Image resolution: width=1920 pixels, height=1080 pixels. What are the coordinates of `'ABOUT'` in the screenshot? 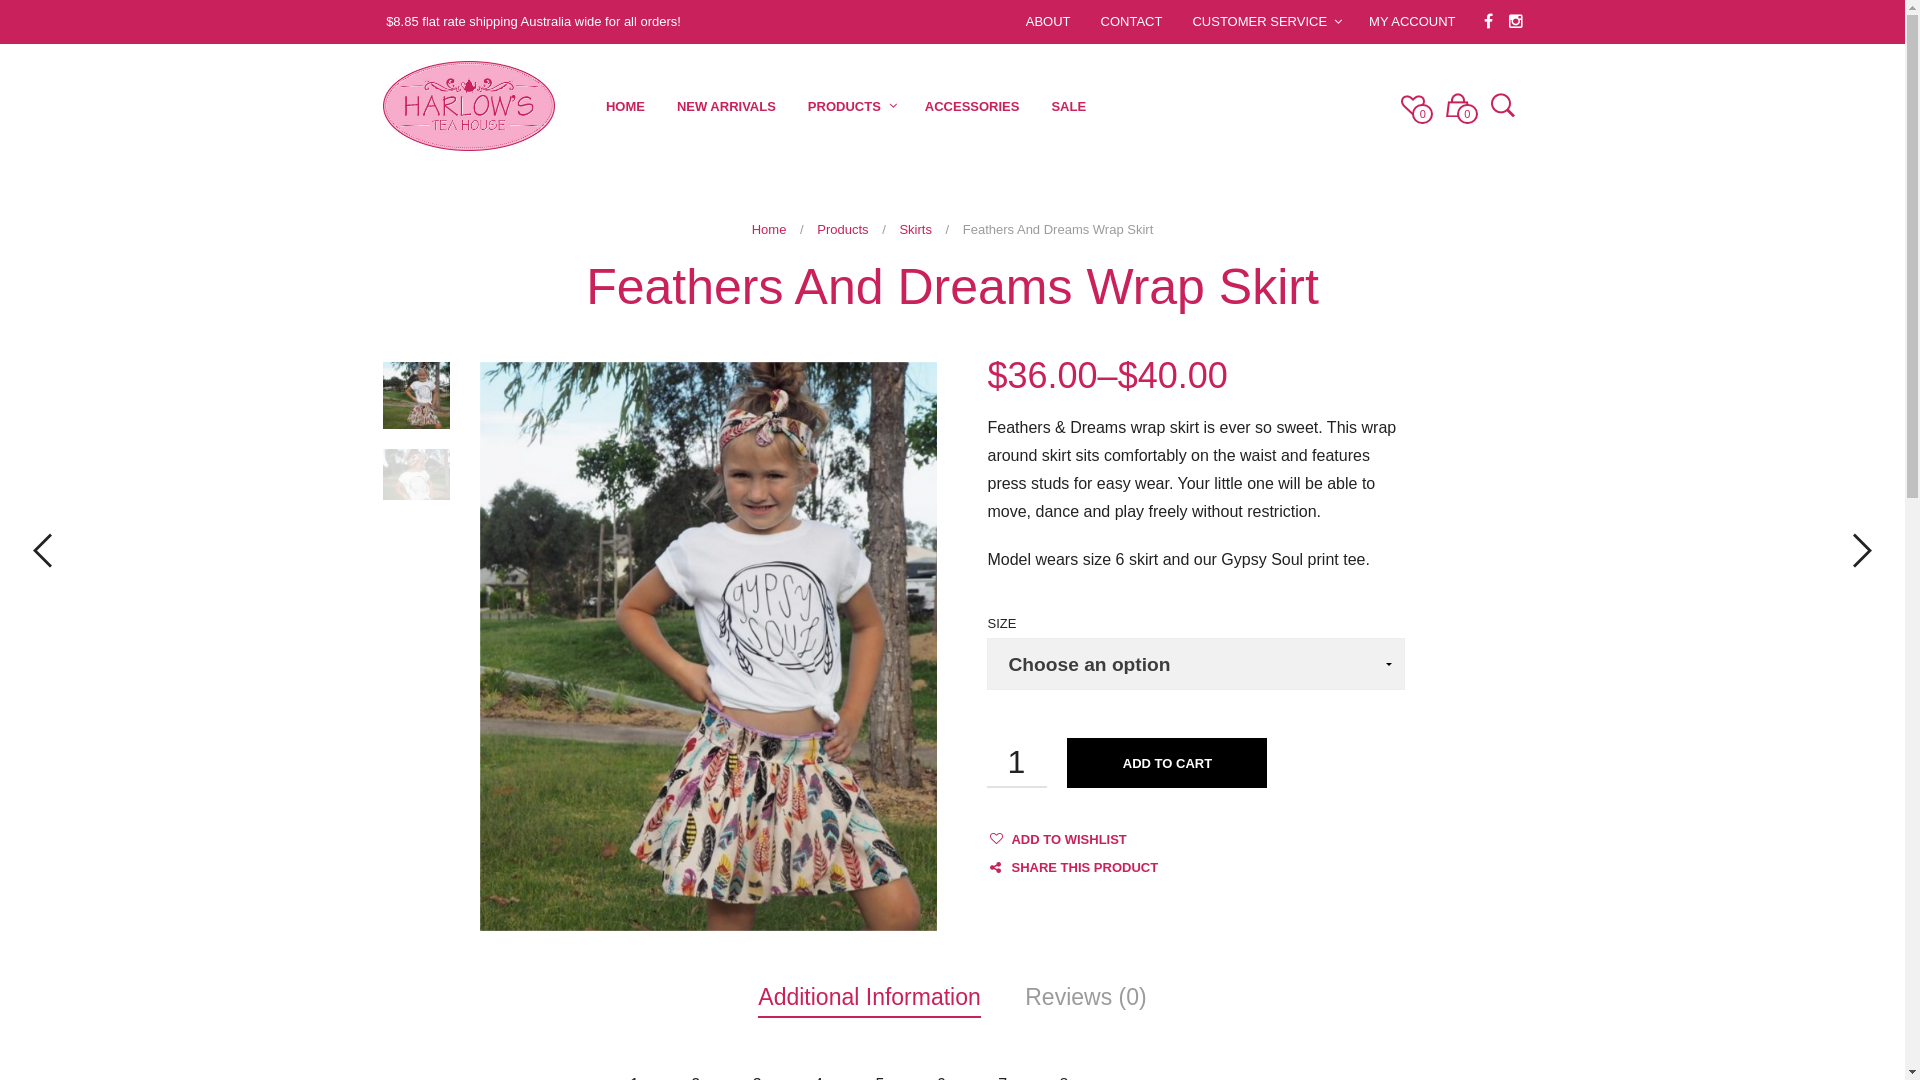 It's located at (1047, 21).